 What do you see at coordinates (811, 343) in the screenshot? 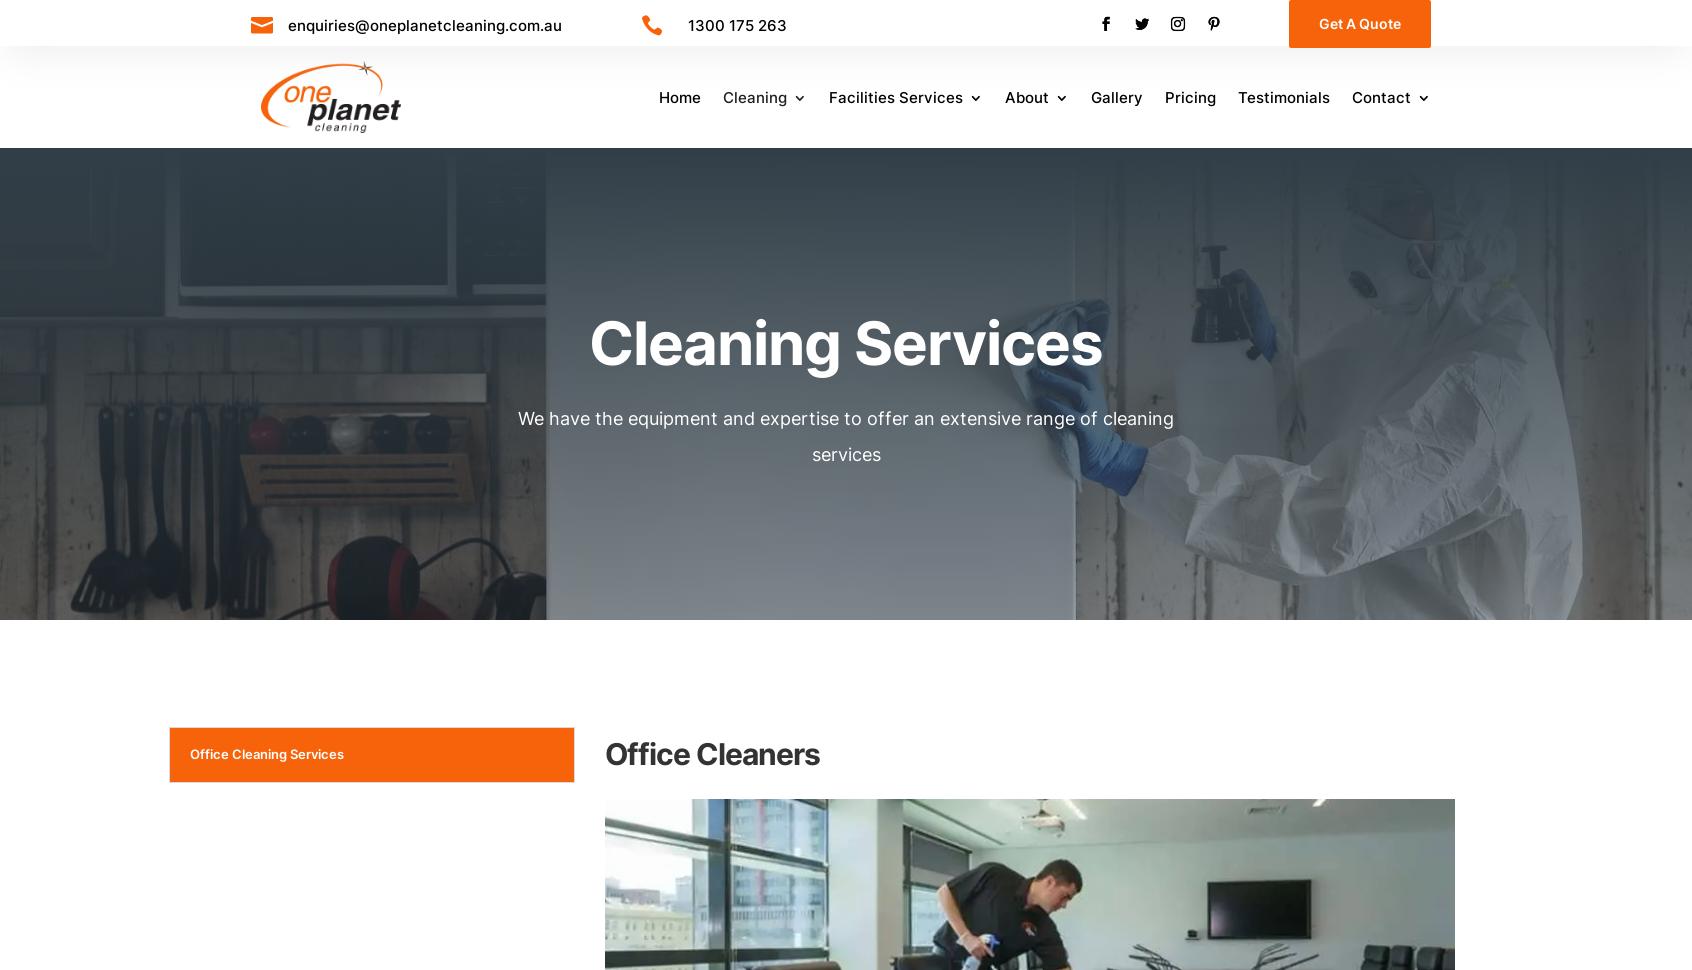
I see `'Retail and Public Spaces'` at bounding box center [811, 343].